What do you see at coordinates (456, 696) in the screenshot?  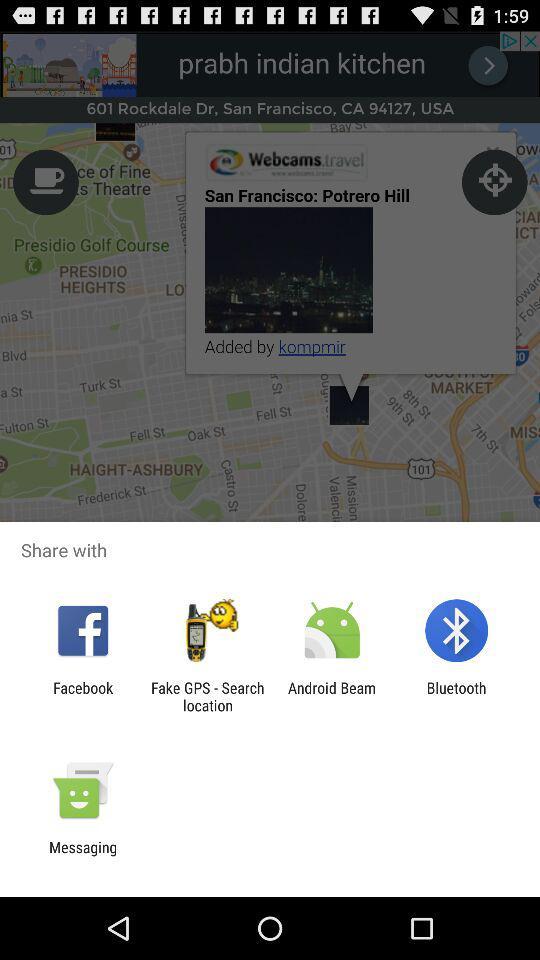 I see `bluetooth app` at bounding box center [456, 696].